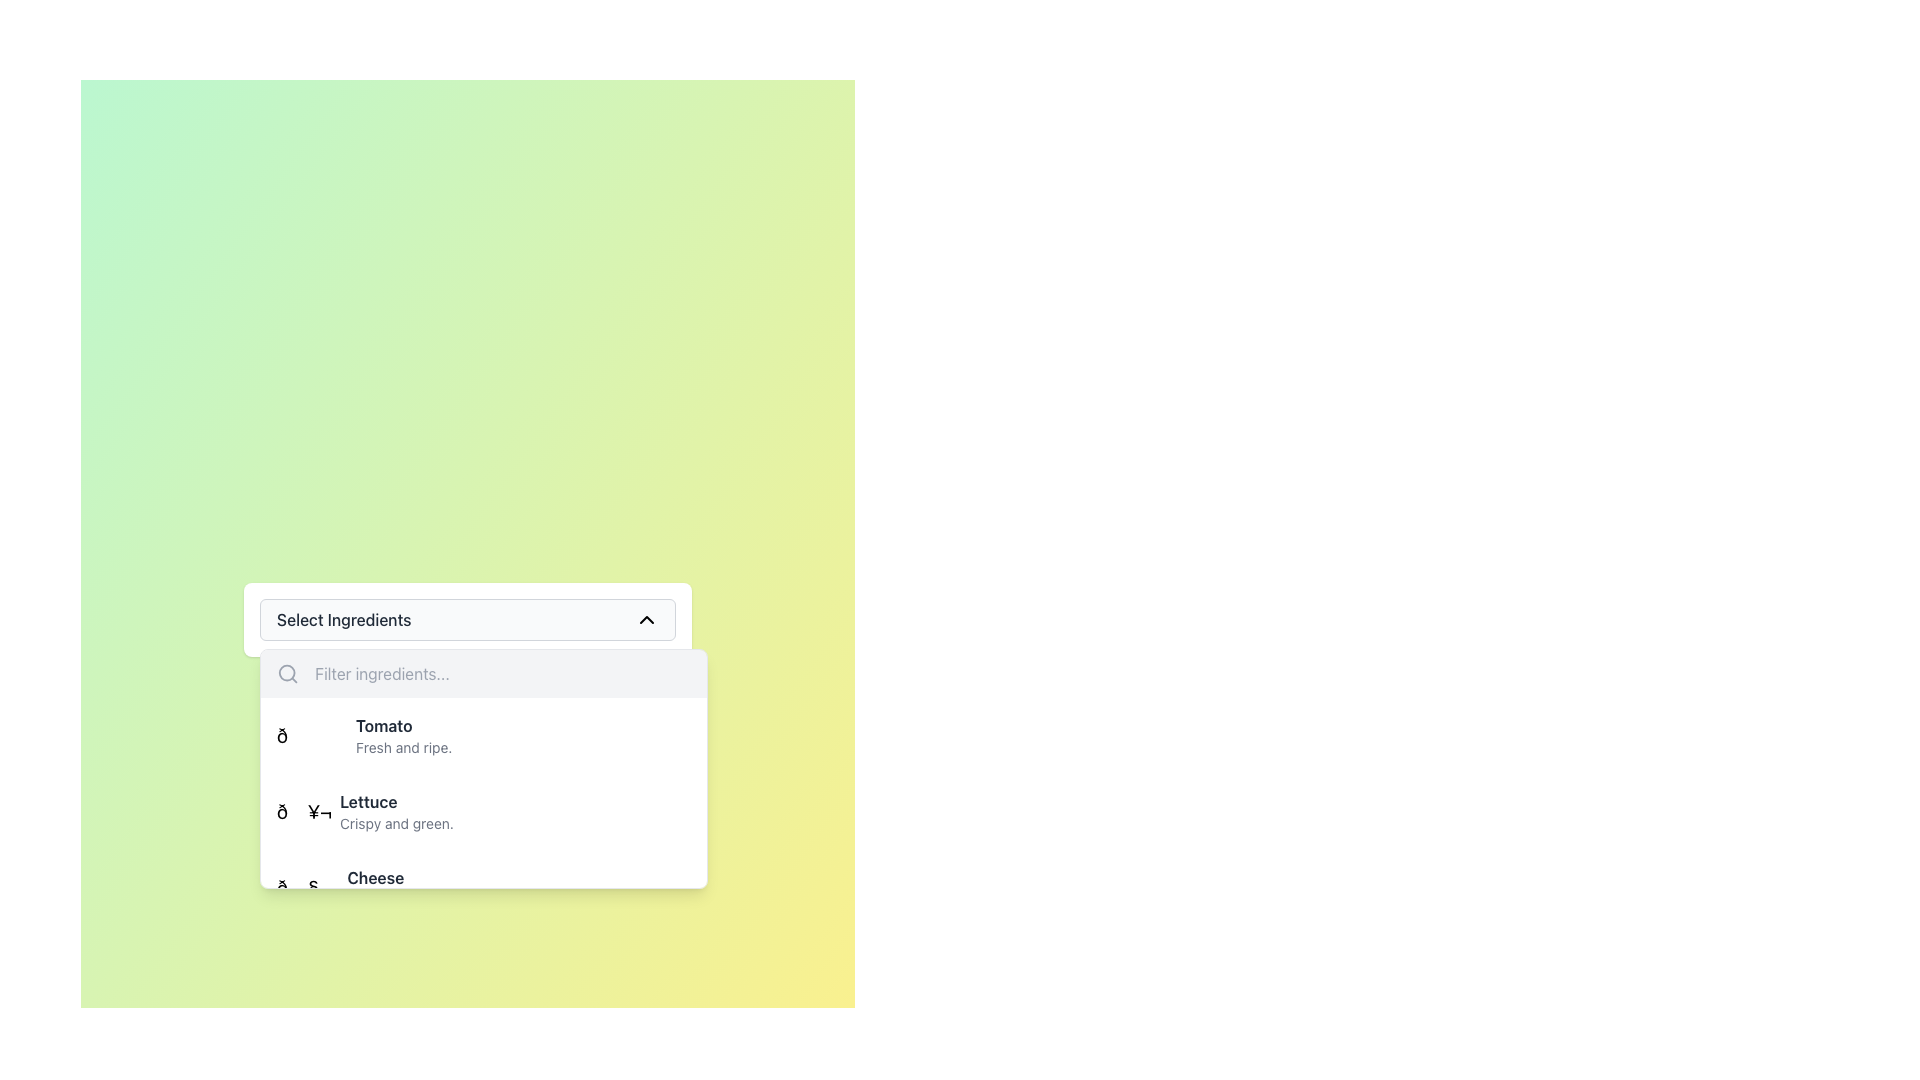  I want to click on the Dropdown button located at the center of the view, so click(466, 619).